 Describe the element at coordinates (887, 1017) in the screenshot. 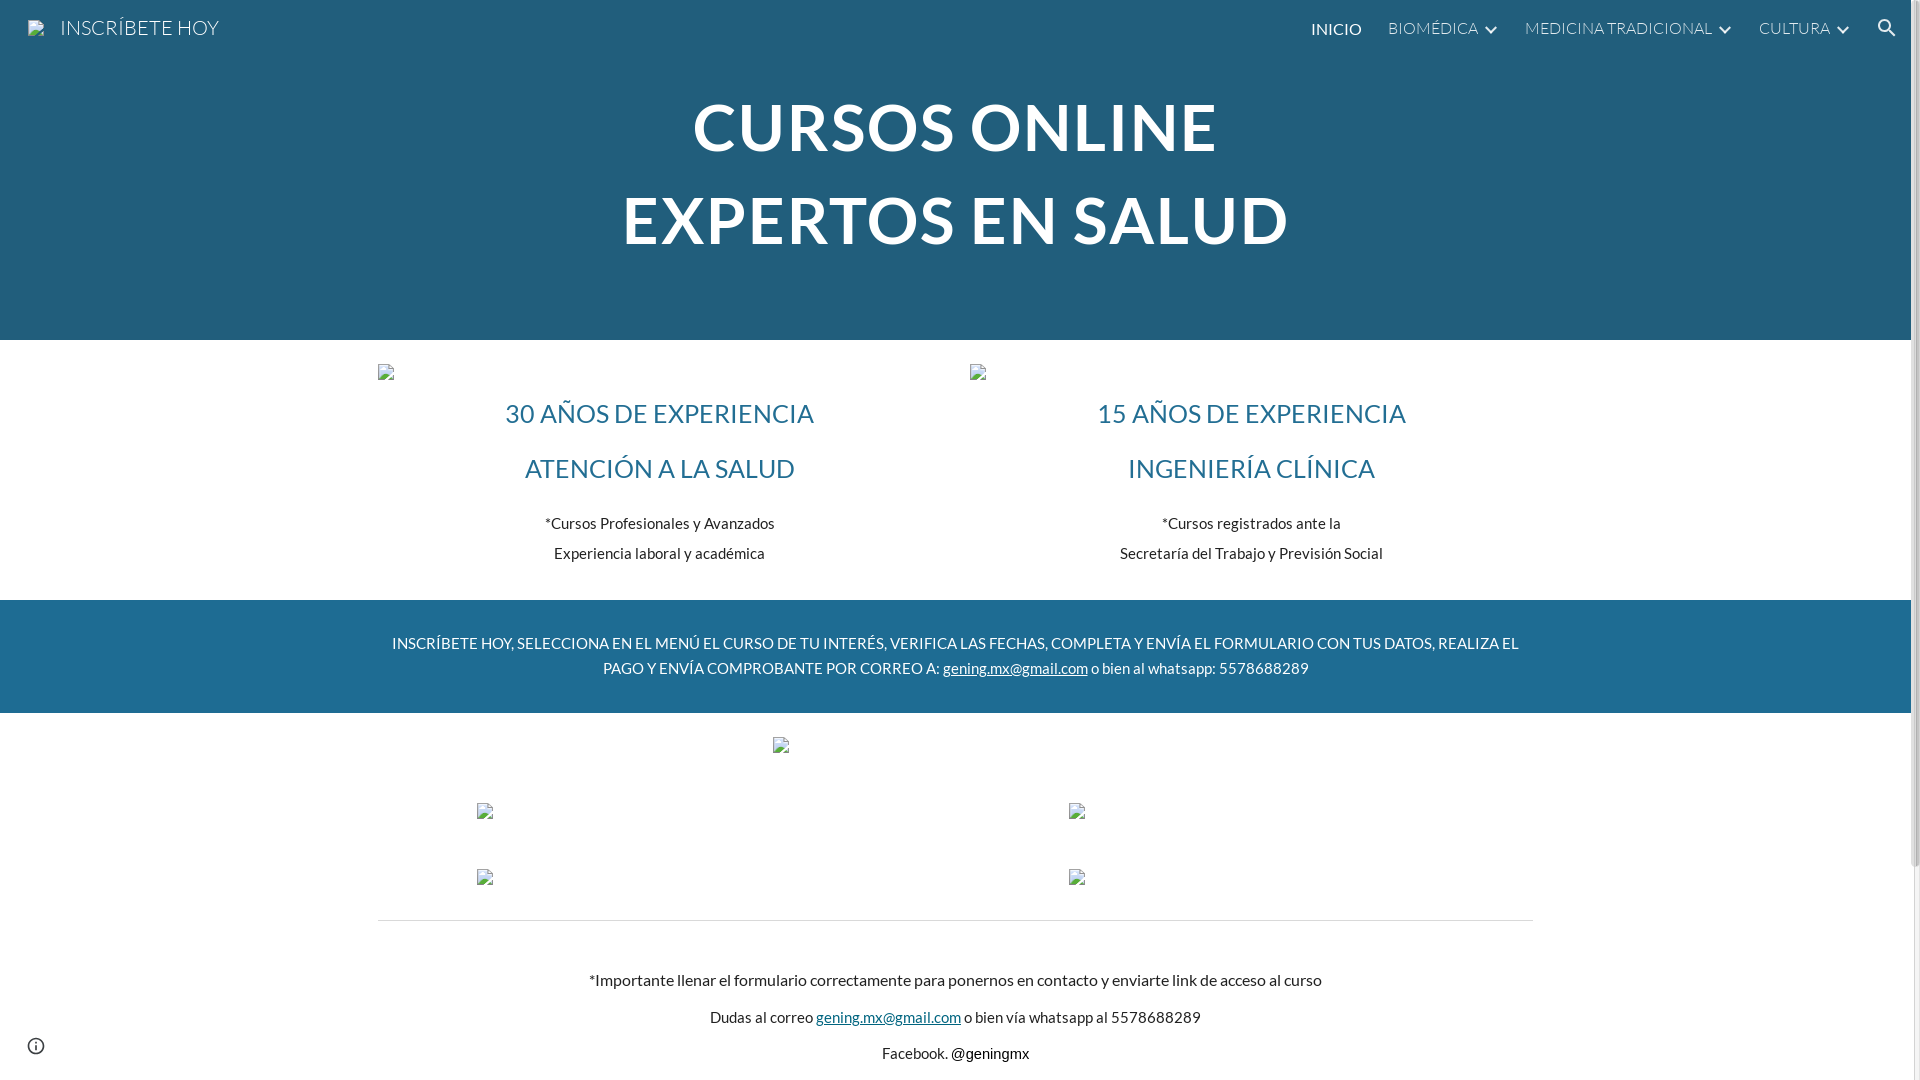

I see `'gening.mx@gmail.com'` at that location.